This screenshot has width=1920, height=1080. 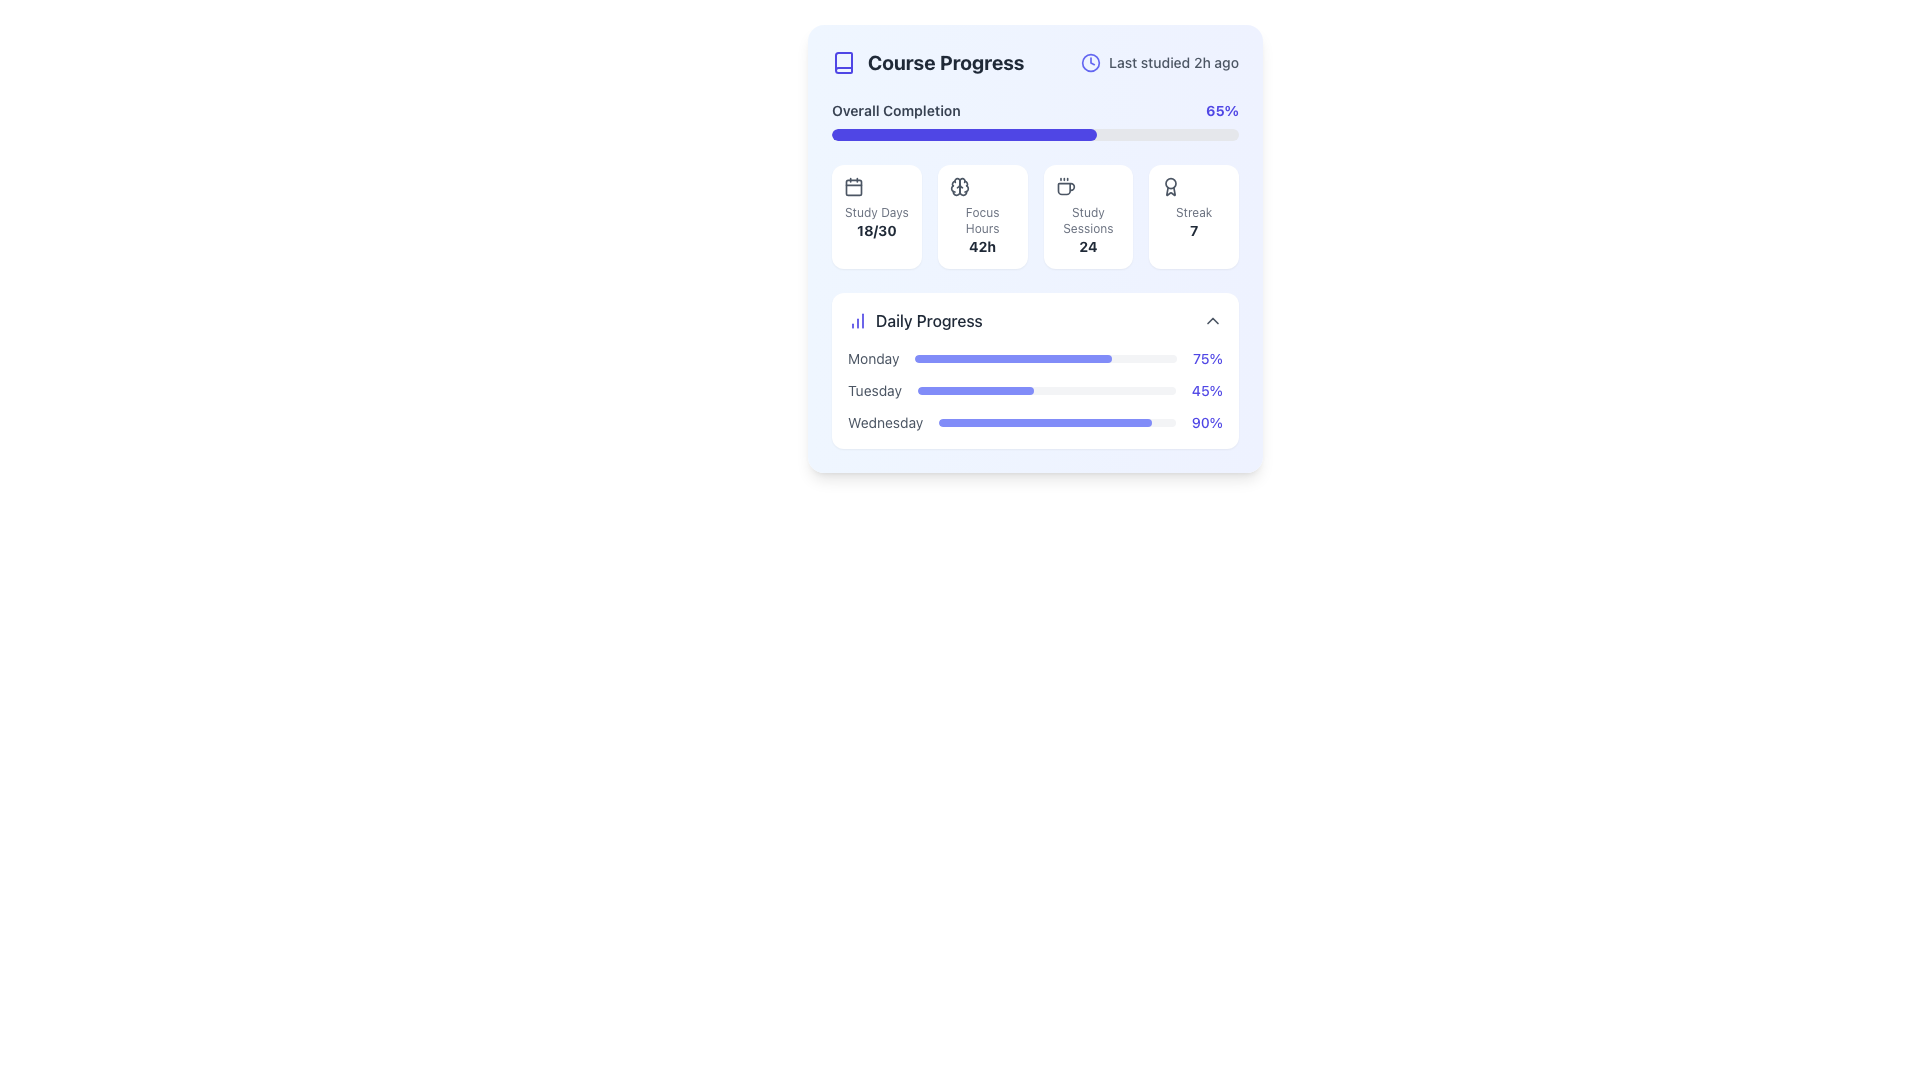 I want to click on the progress bar labeled 'Overall Completion' which shows a percentage value of '65%' indicating the course progress, so click(x=1035, y=120).